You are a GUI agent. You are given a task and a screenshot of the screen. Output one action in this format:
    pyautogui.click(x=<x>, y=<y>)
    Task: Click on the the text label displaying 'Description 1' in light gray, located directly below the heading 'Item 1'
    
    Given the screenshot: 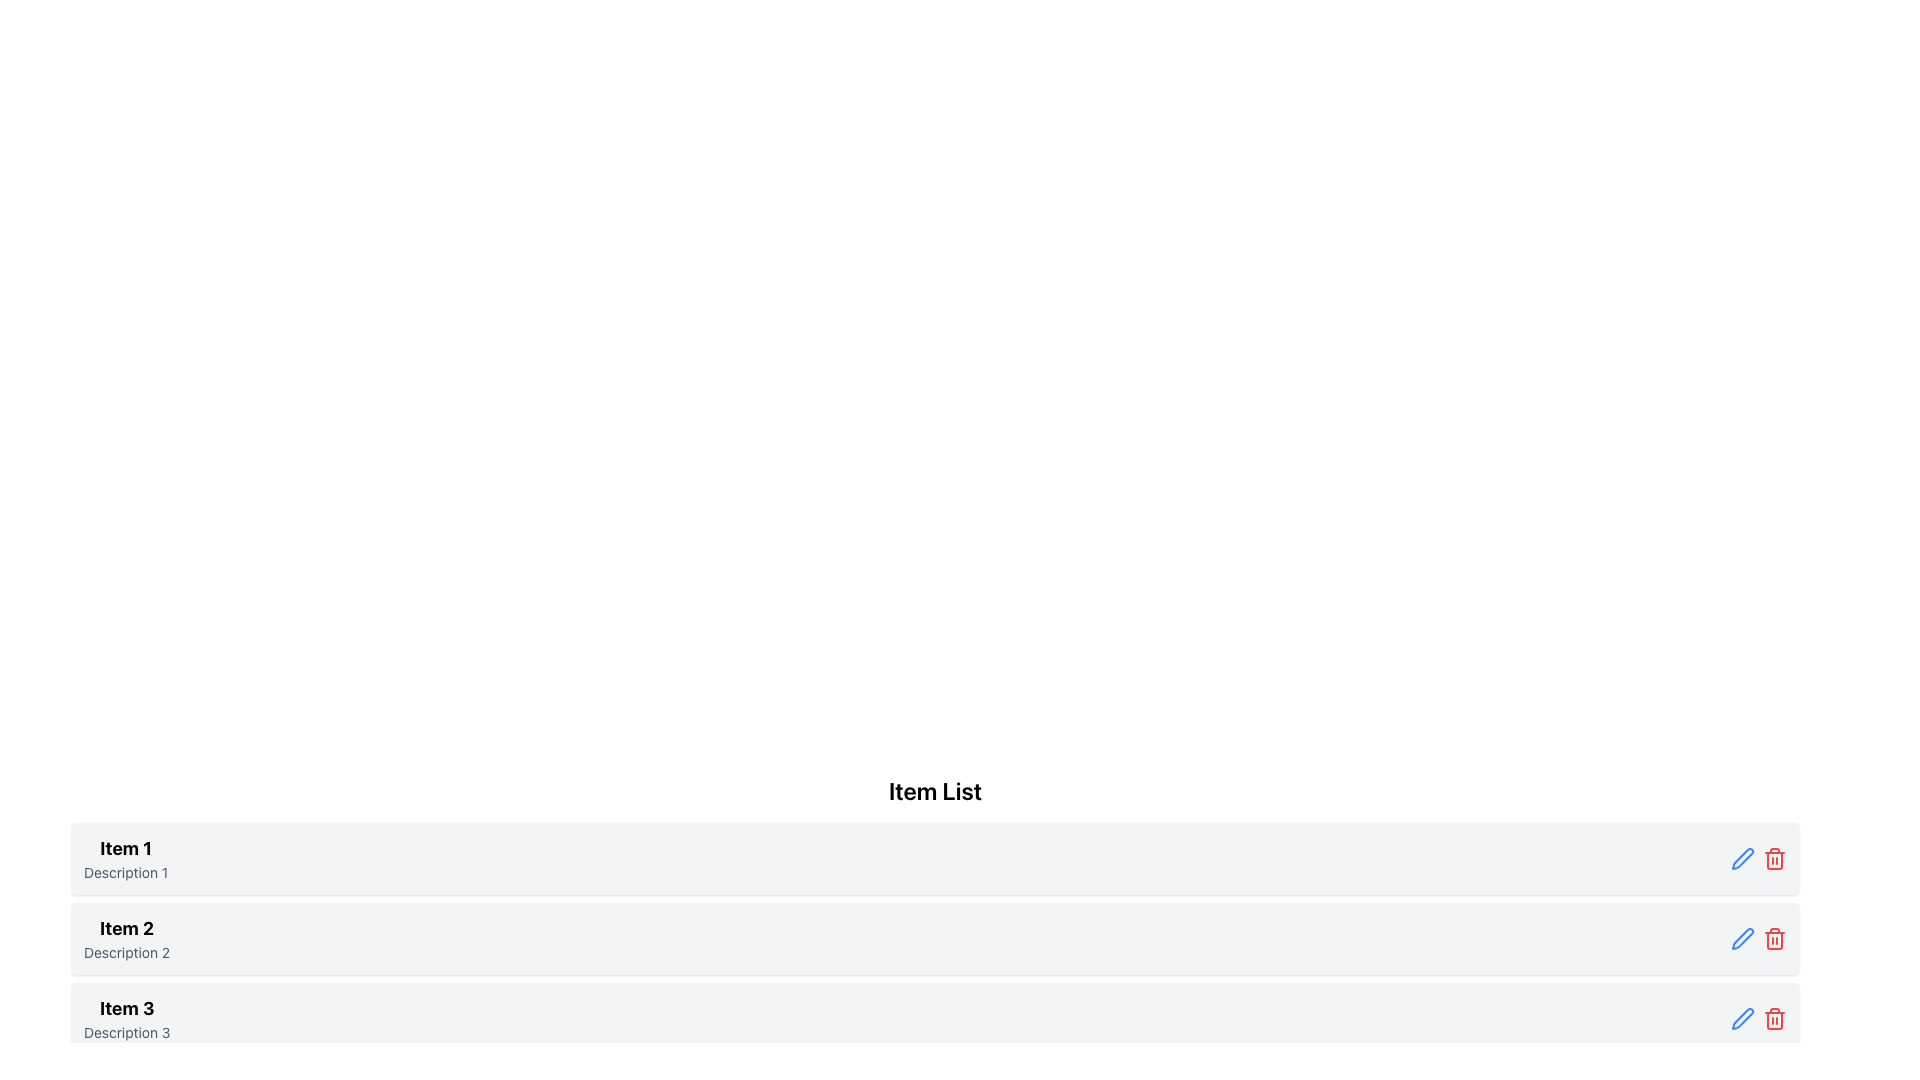 What is the action you would take?
    pyautogui.click(x=125, y=871)
    